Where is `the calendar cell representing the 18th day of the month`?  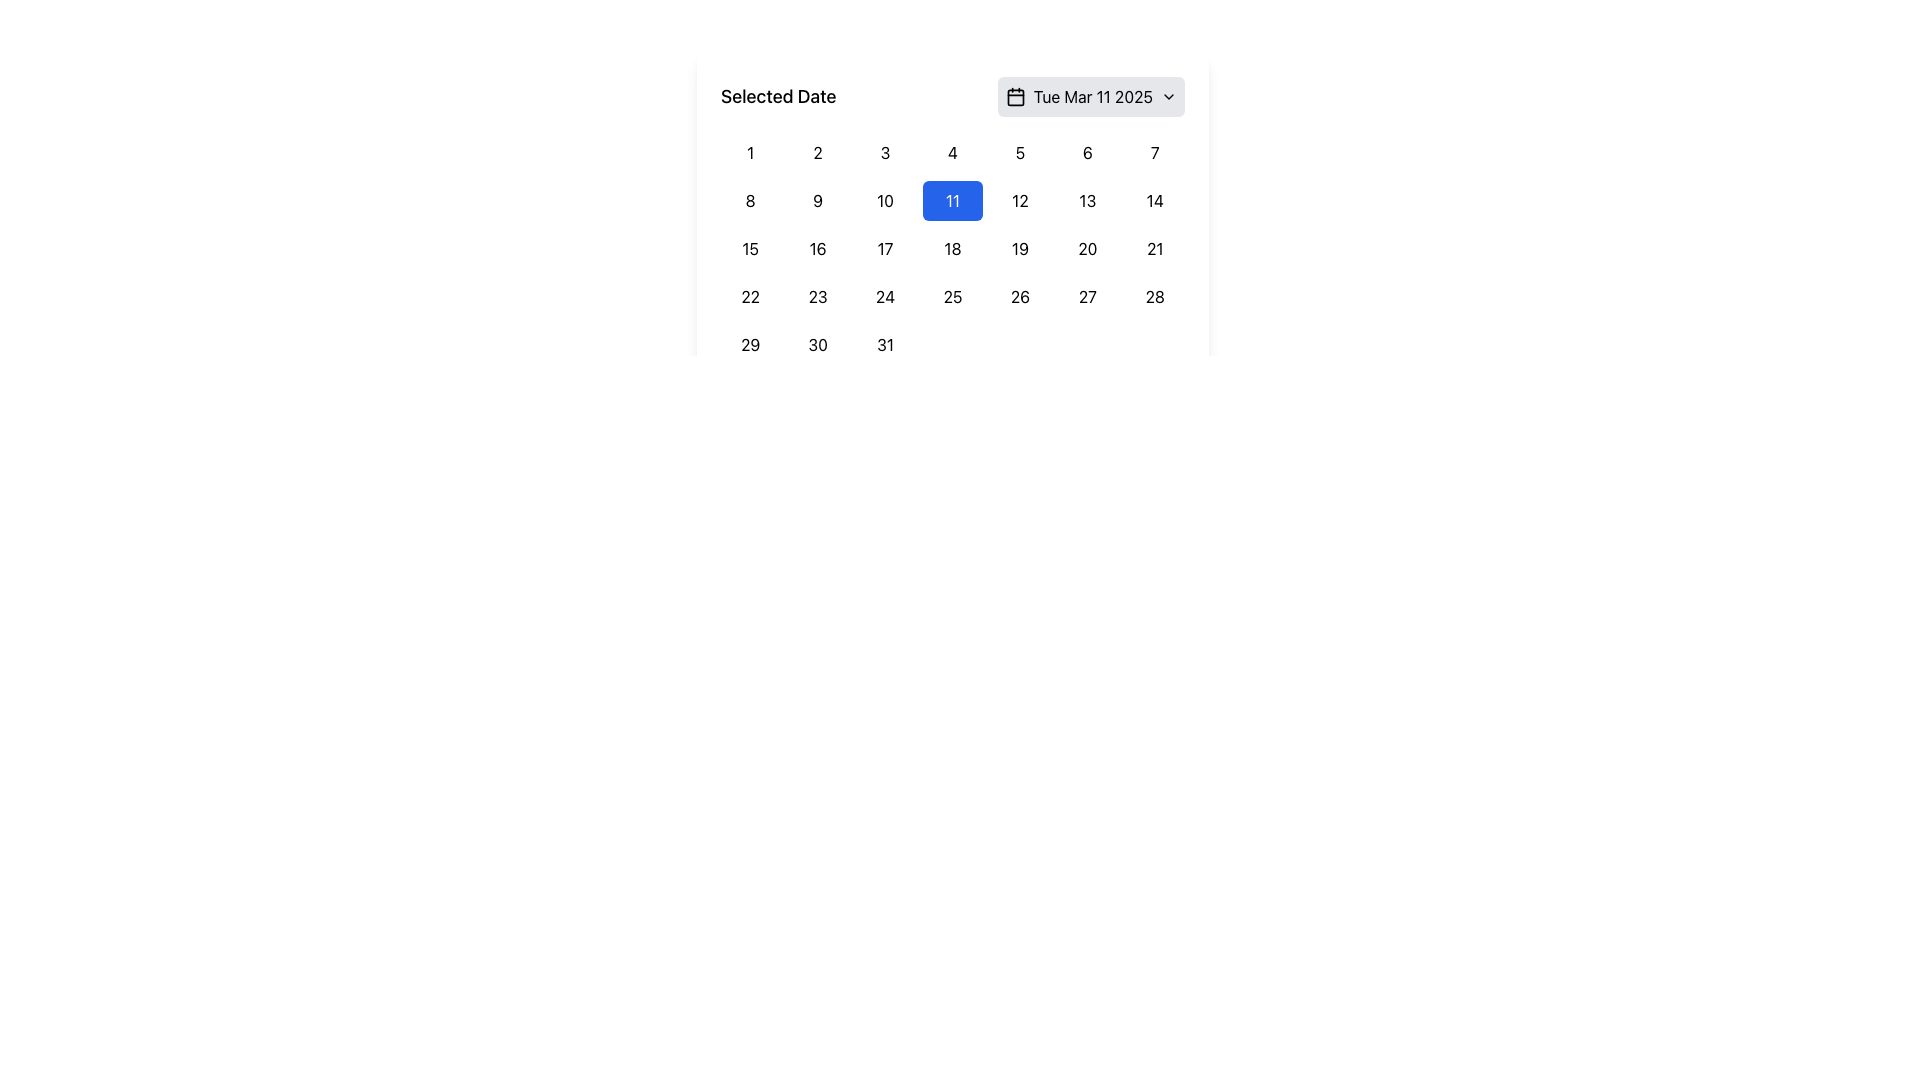
the calendar cell representing the 18th day of the month is located at coordinates (952, 248).